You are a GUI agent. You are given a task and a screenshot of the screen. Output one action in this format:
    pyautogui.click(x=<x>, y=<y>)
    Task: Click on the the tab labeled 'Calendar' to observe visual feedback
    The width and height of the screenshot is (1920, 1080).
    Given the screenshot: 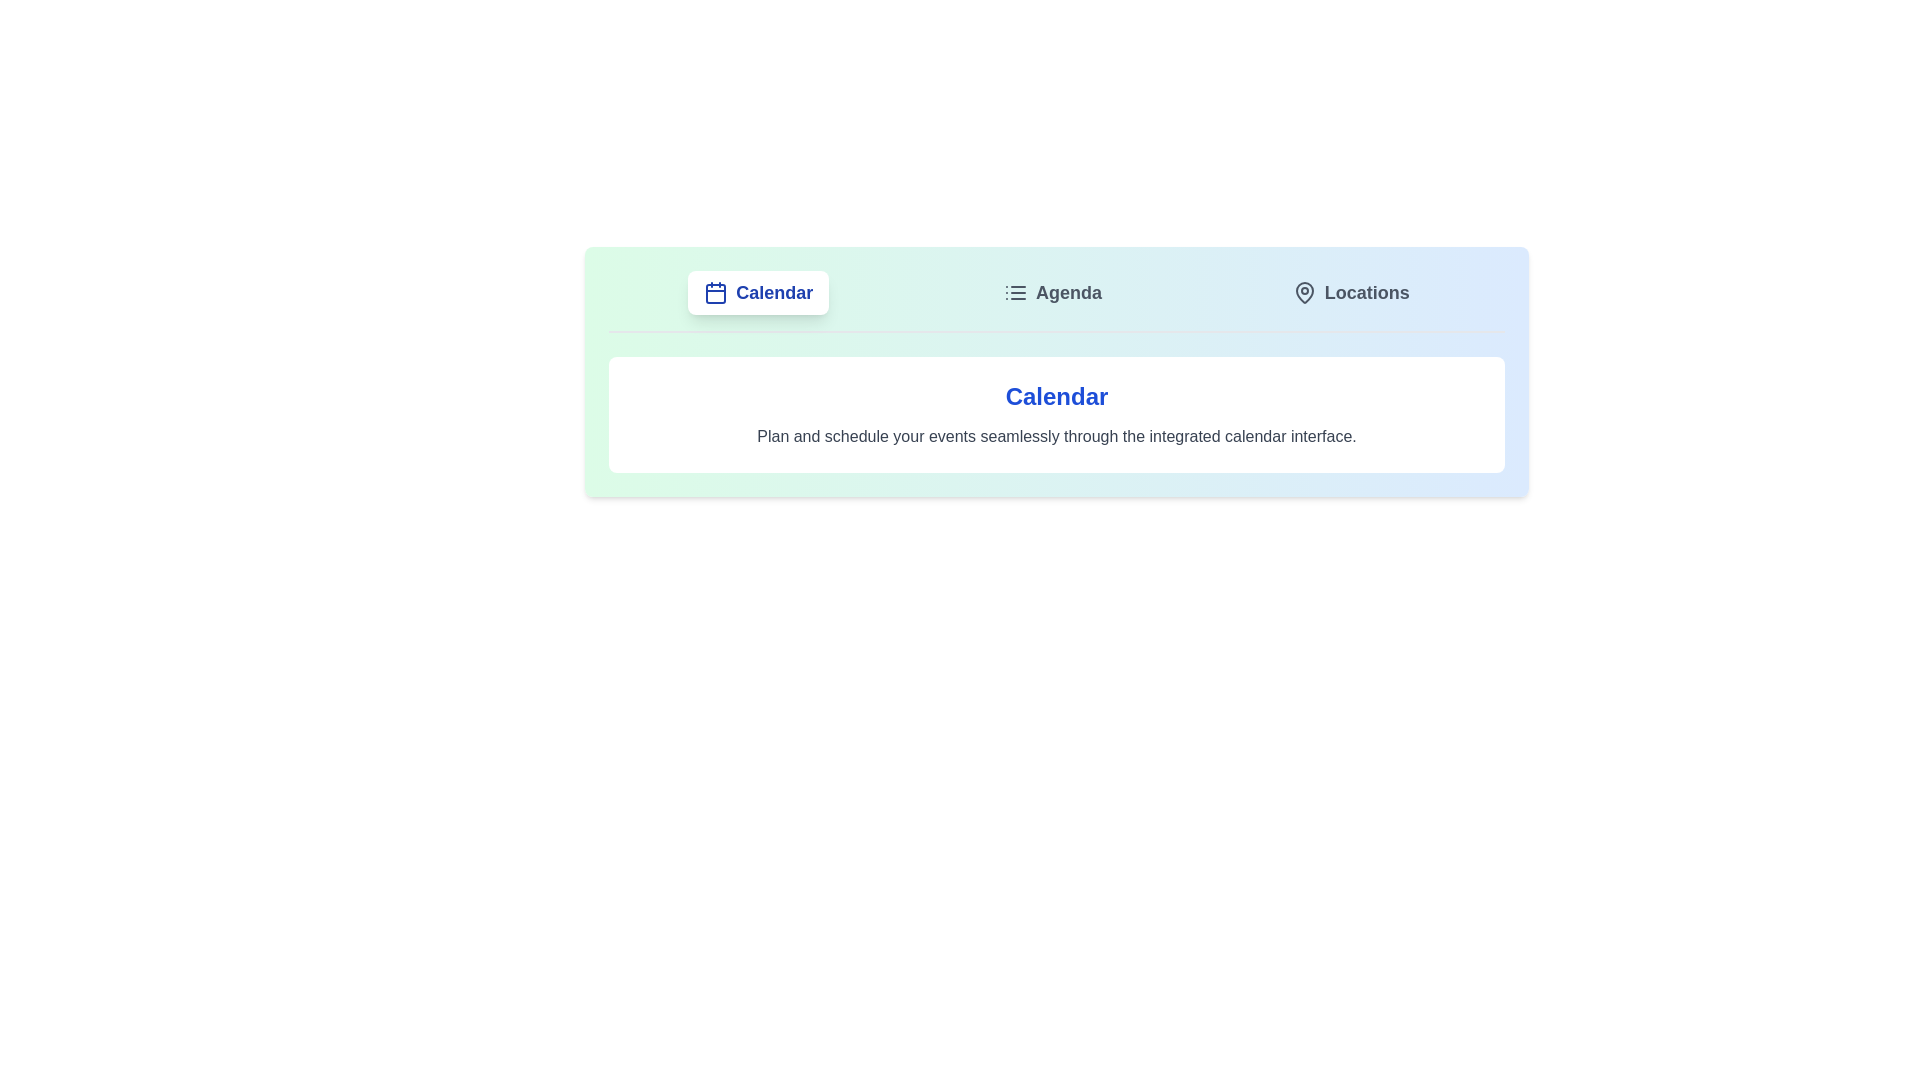 What is the action you would take?
    pyautogui.click(x=757, y=293)
    